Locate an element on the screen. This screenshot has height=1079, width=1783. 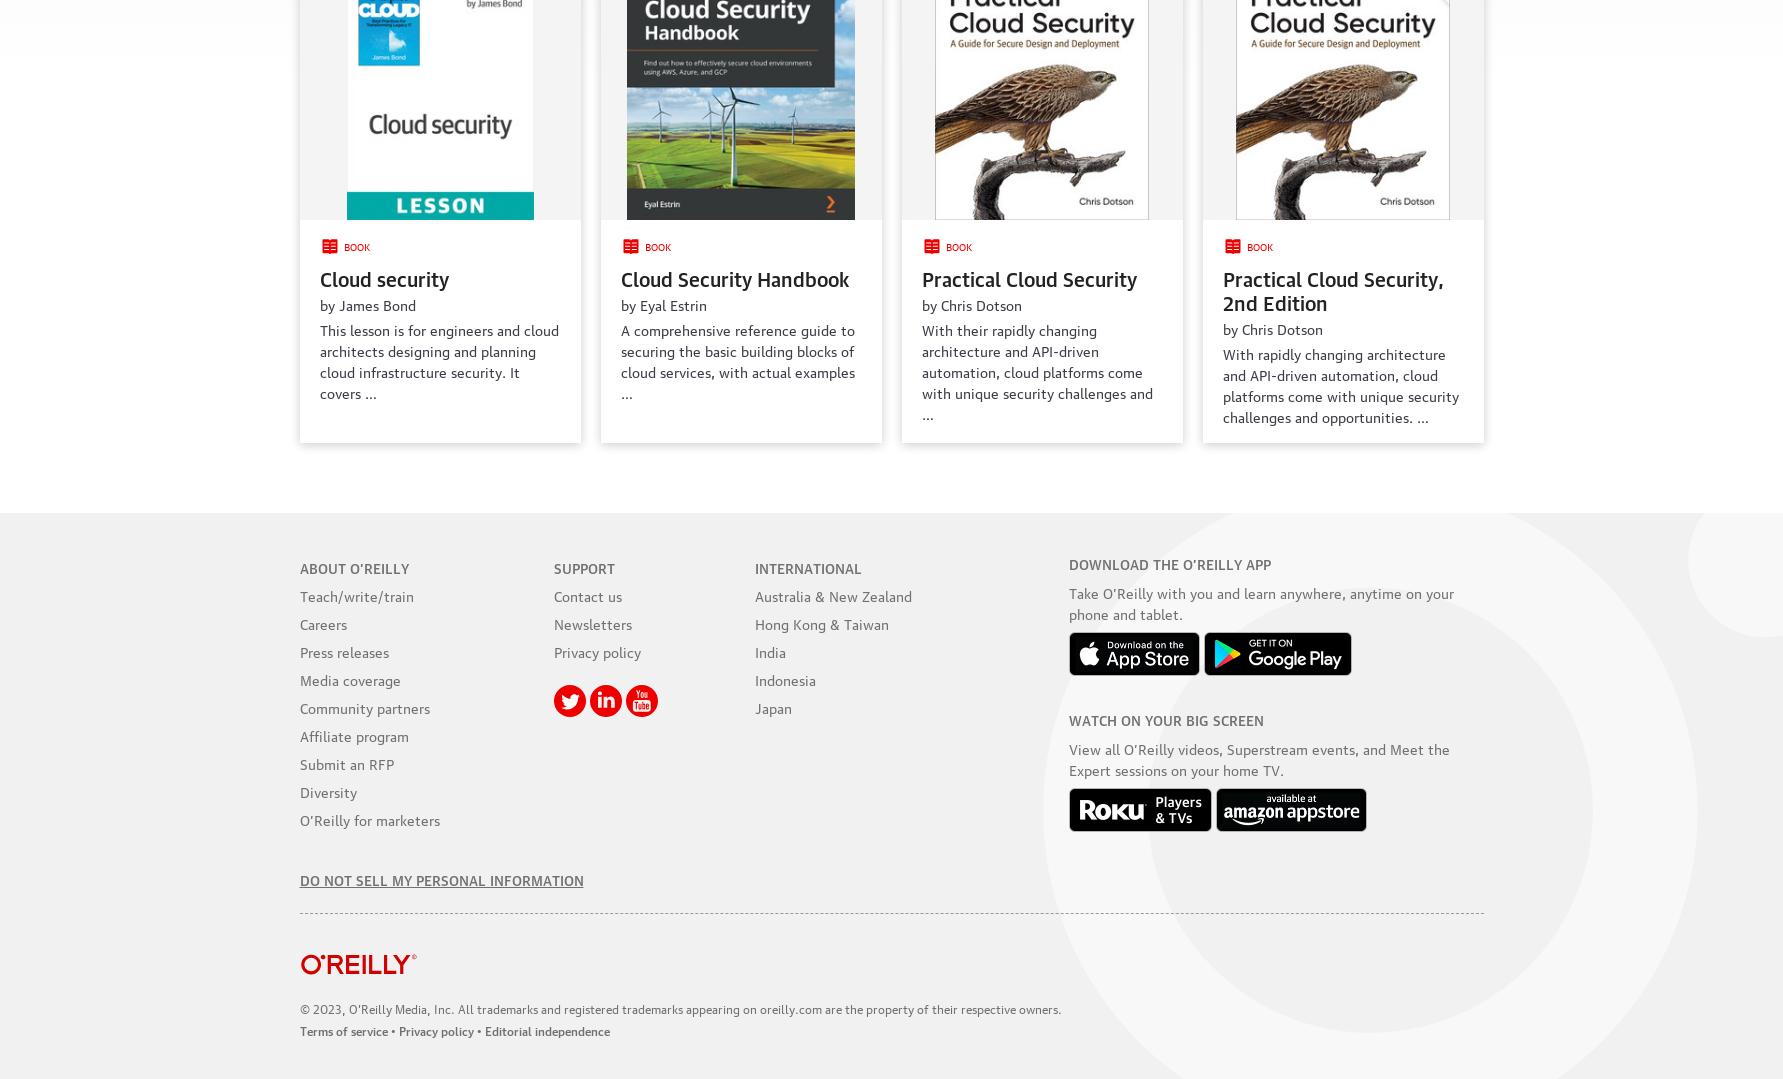
'Diversity' is located at coordinates (298, 790).